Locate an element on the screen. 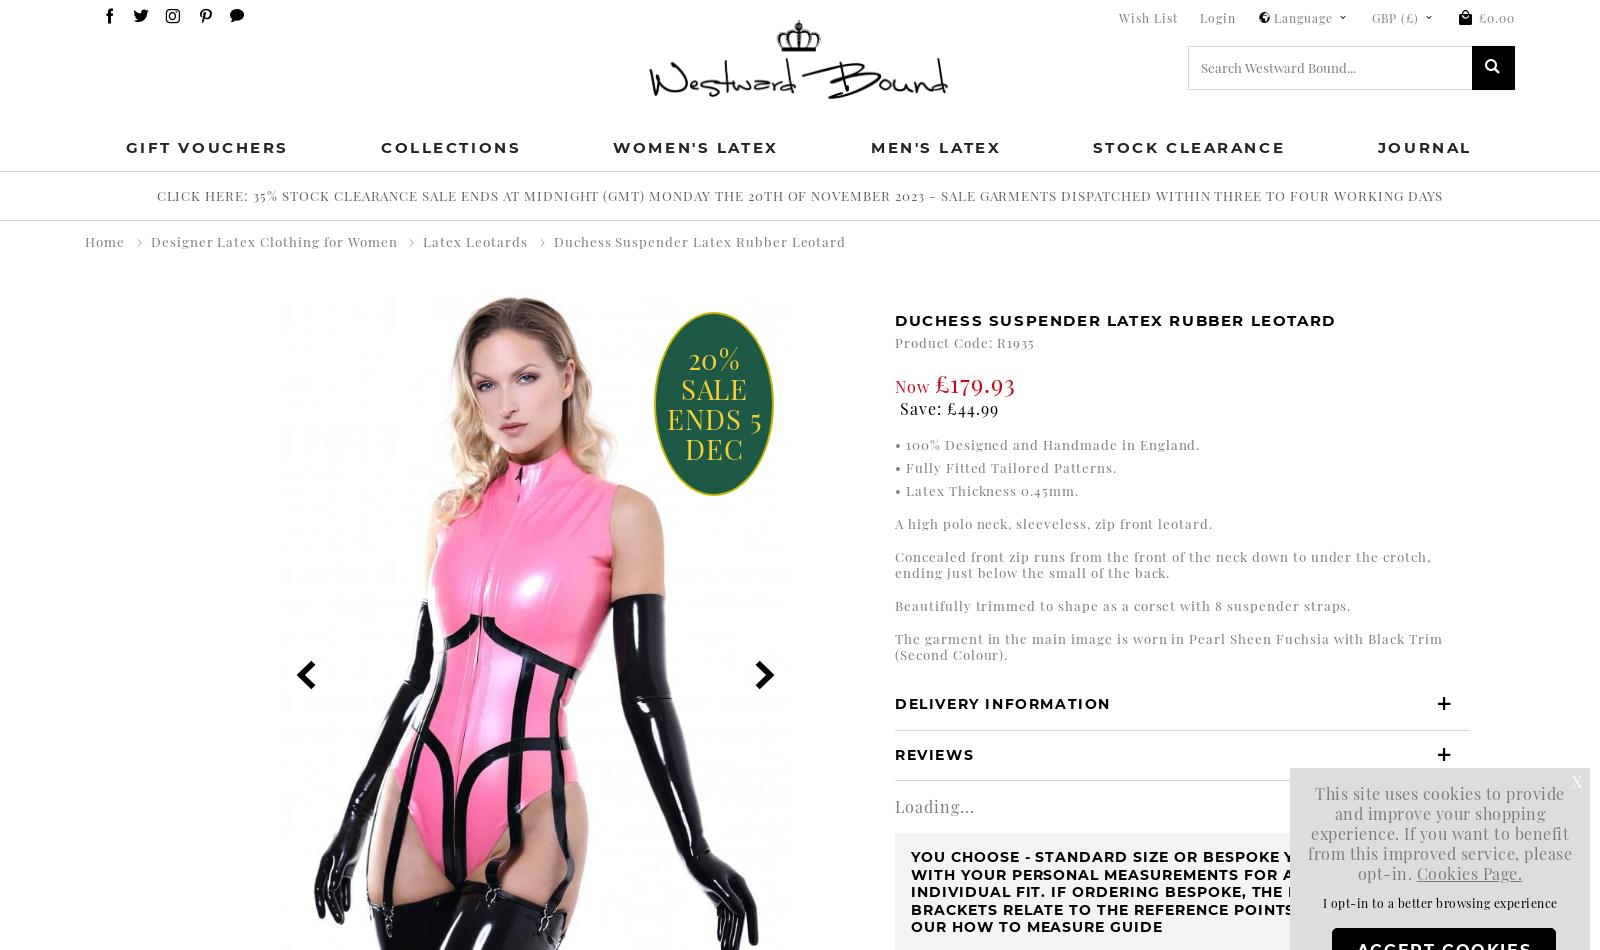  'X' is located at coordinates (1576, 780).